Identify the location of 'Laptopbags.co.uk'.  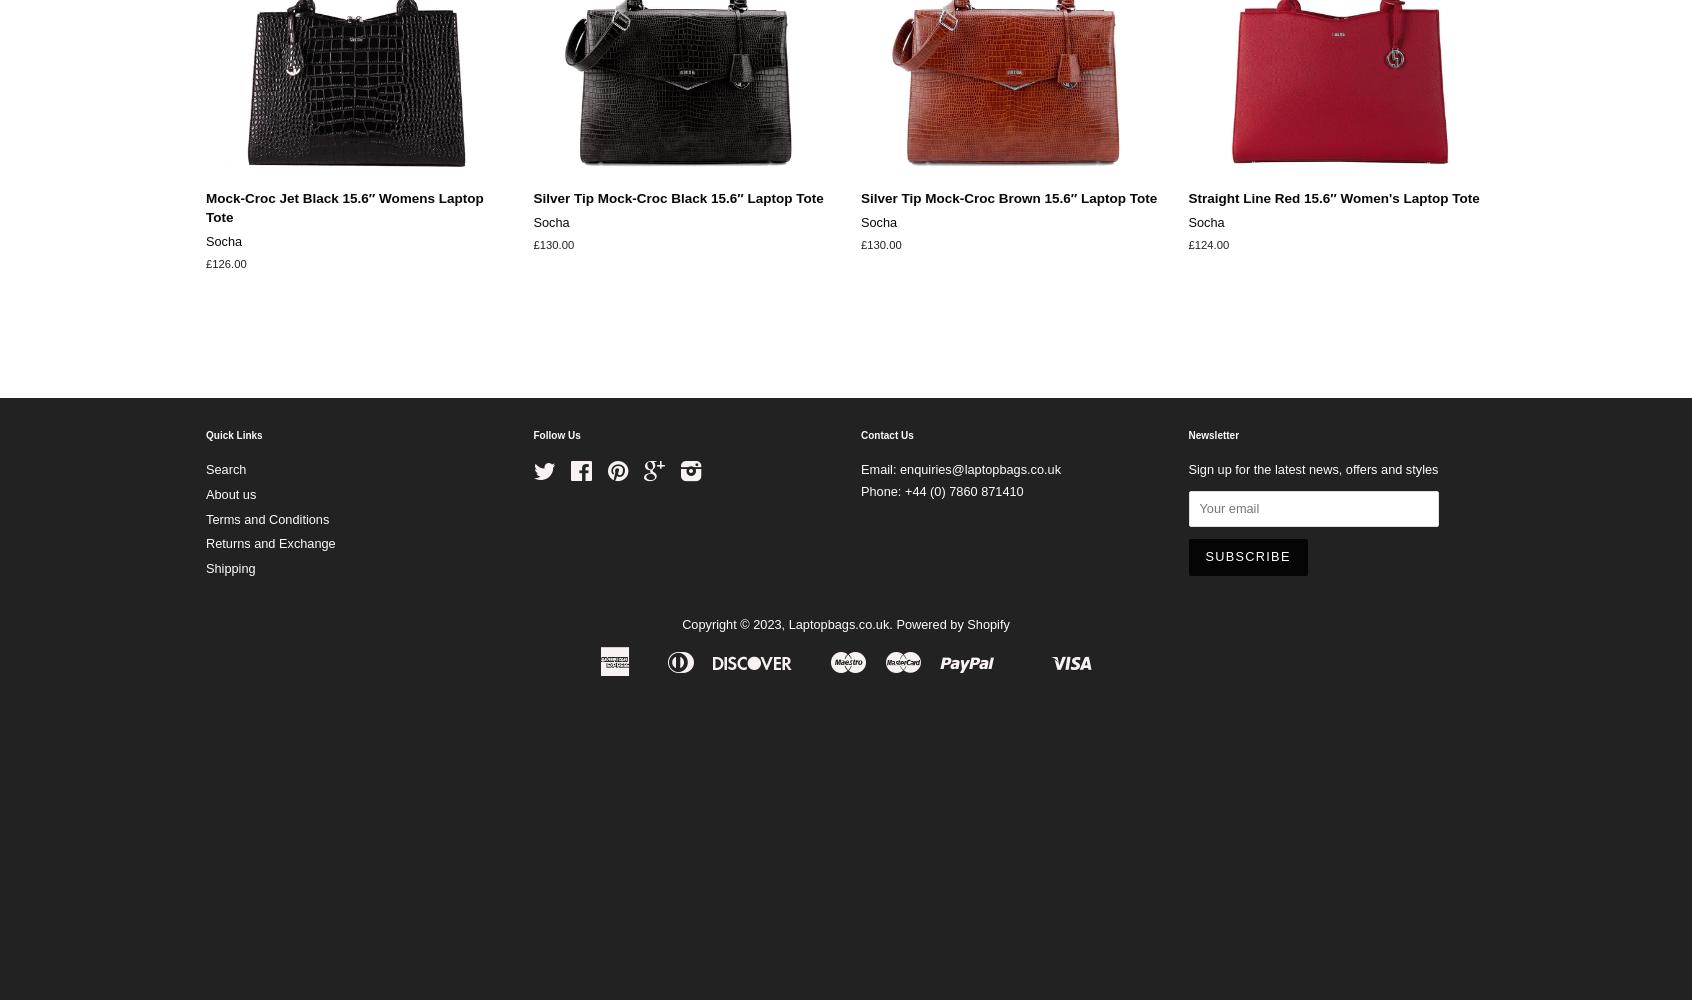
(838, 623).